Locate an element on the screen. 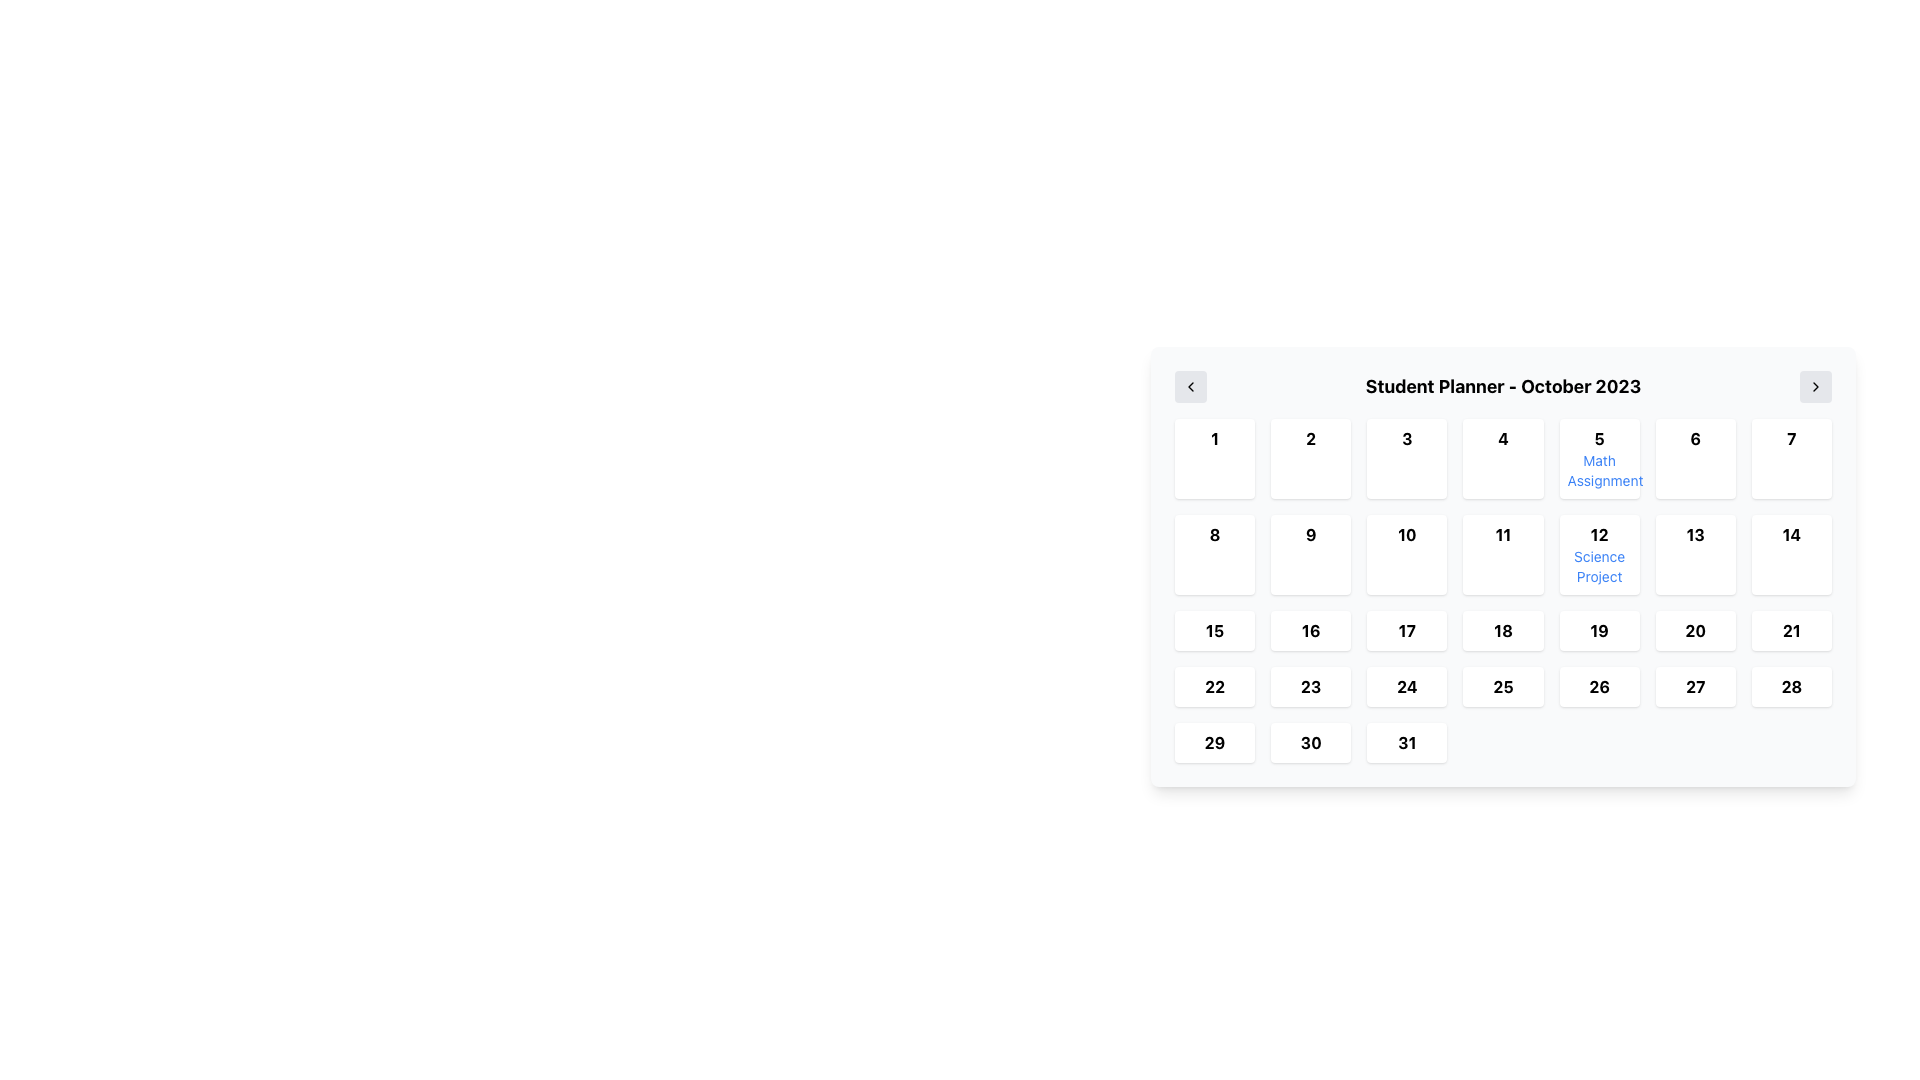 The image size is (1920, 1080). the button displaying the number '2' in bold, located in the second square from the left in the top row of a calendar-style grid layout is located at coordinates (1311, 459).